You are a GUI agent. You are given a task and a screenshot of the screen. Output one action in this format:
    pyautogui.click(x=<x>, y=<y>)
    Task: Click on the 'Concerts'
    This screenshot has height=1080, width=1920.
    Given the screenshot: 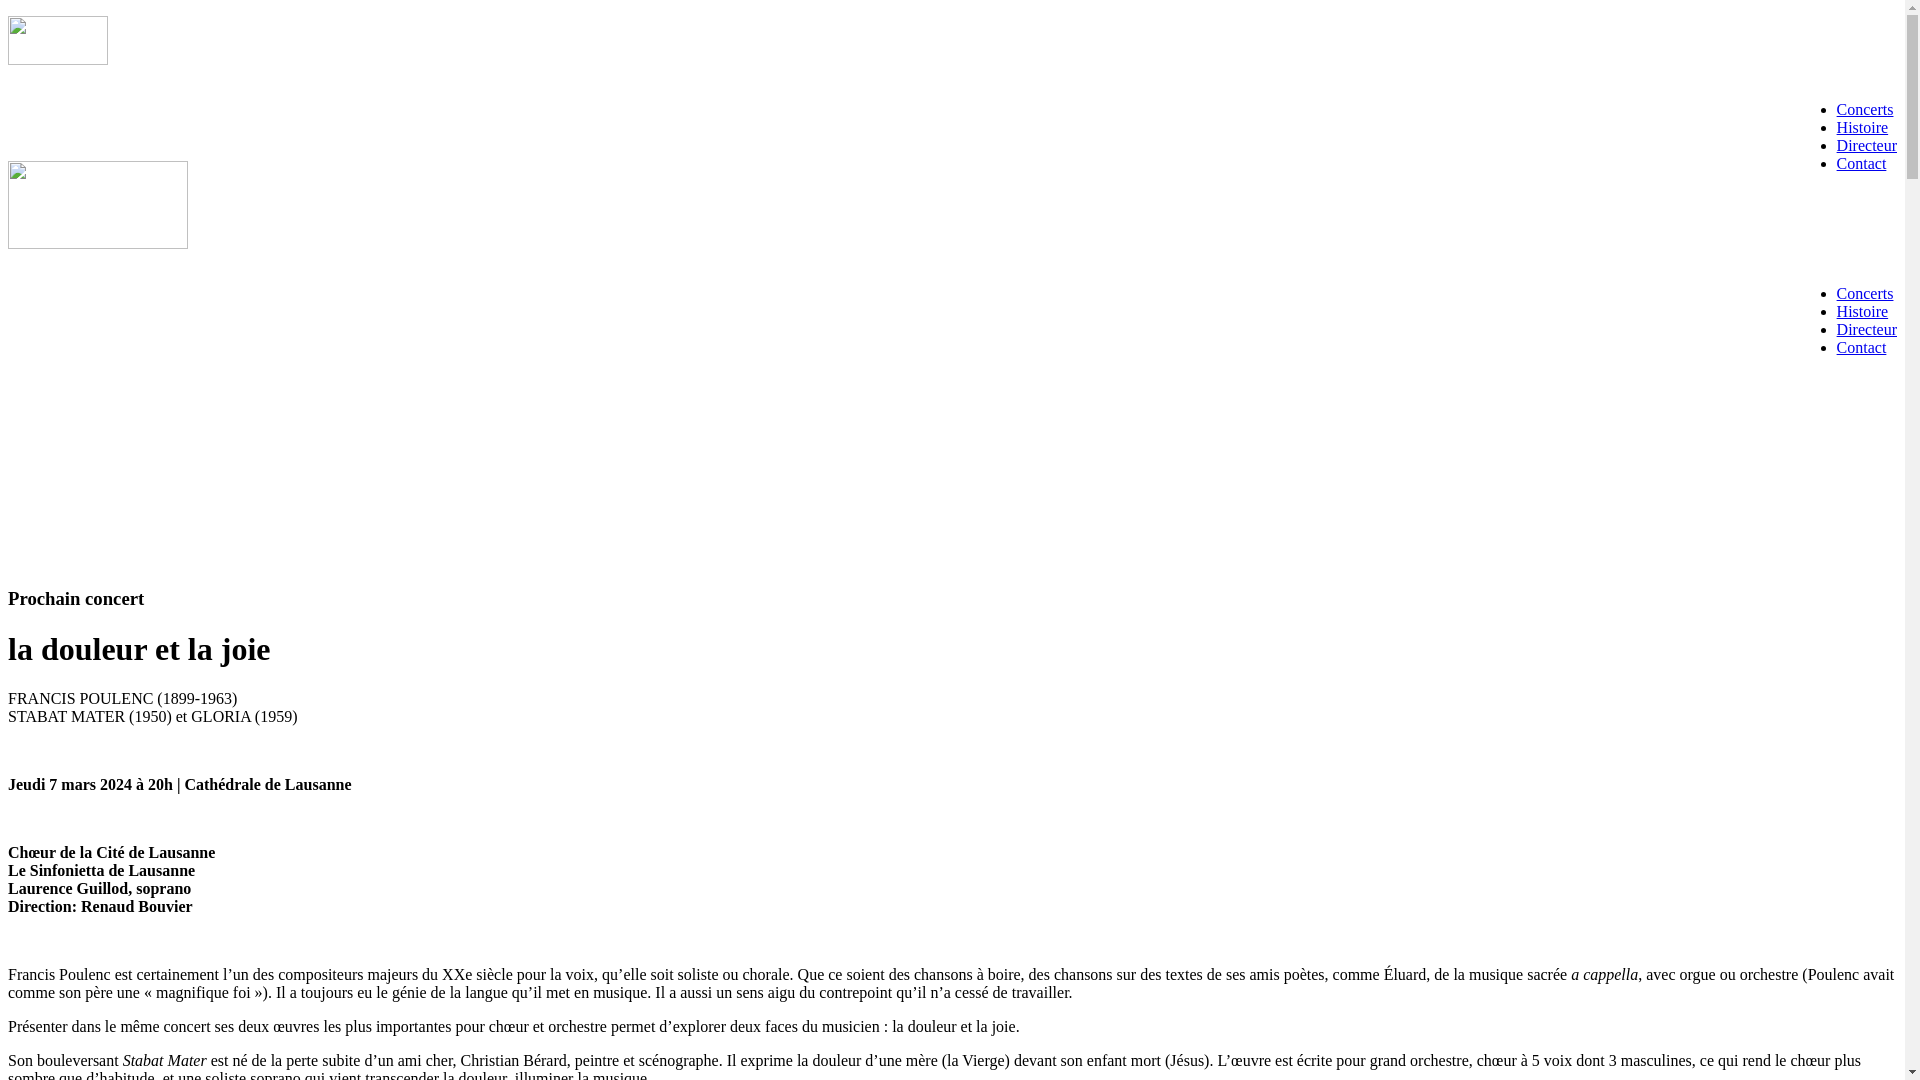 What is the action you would take?
    pyautogui.click(x=1864, y=109)
    